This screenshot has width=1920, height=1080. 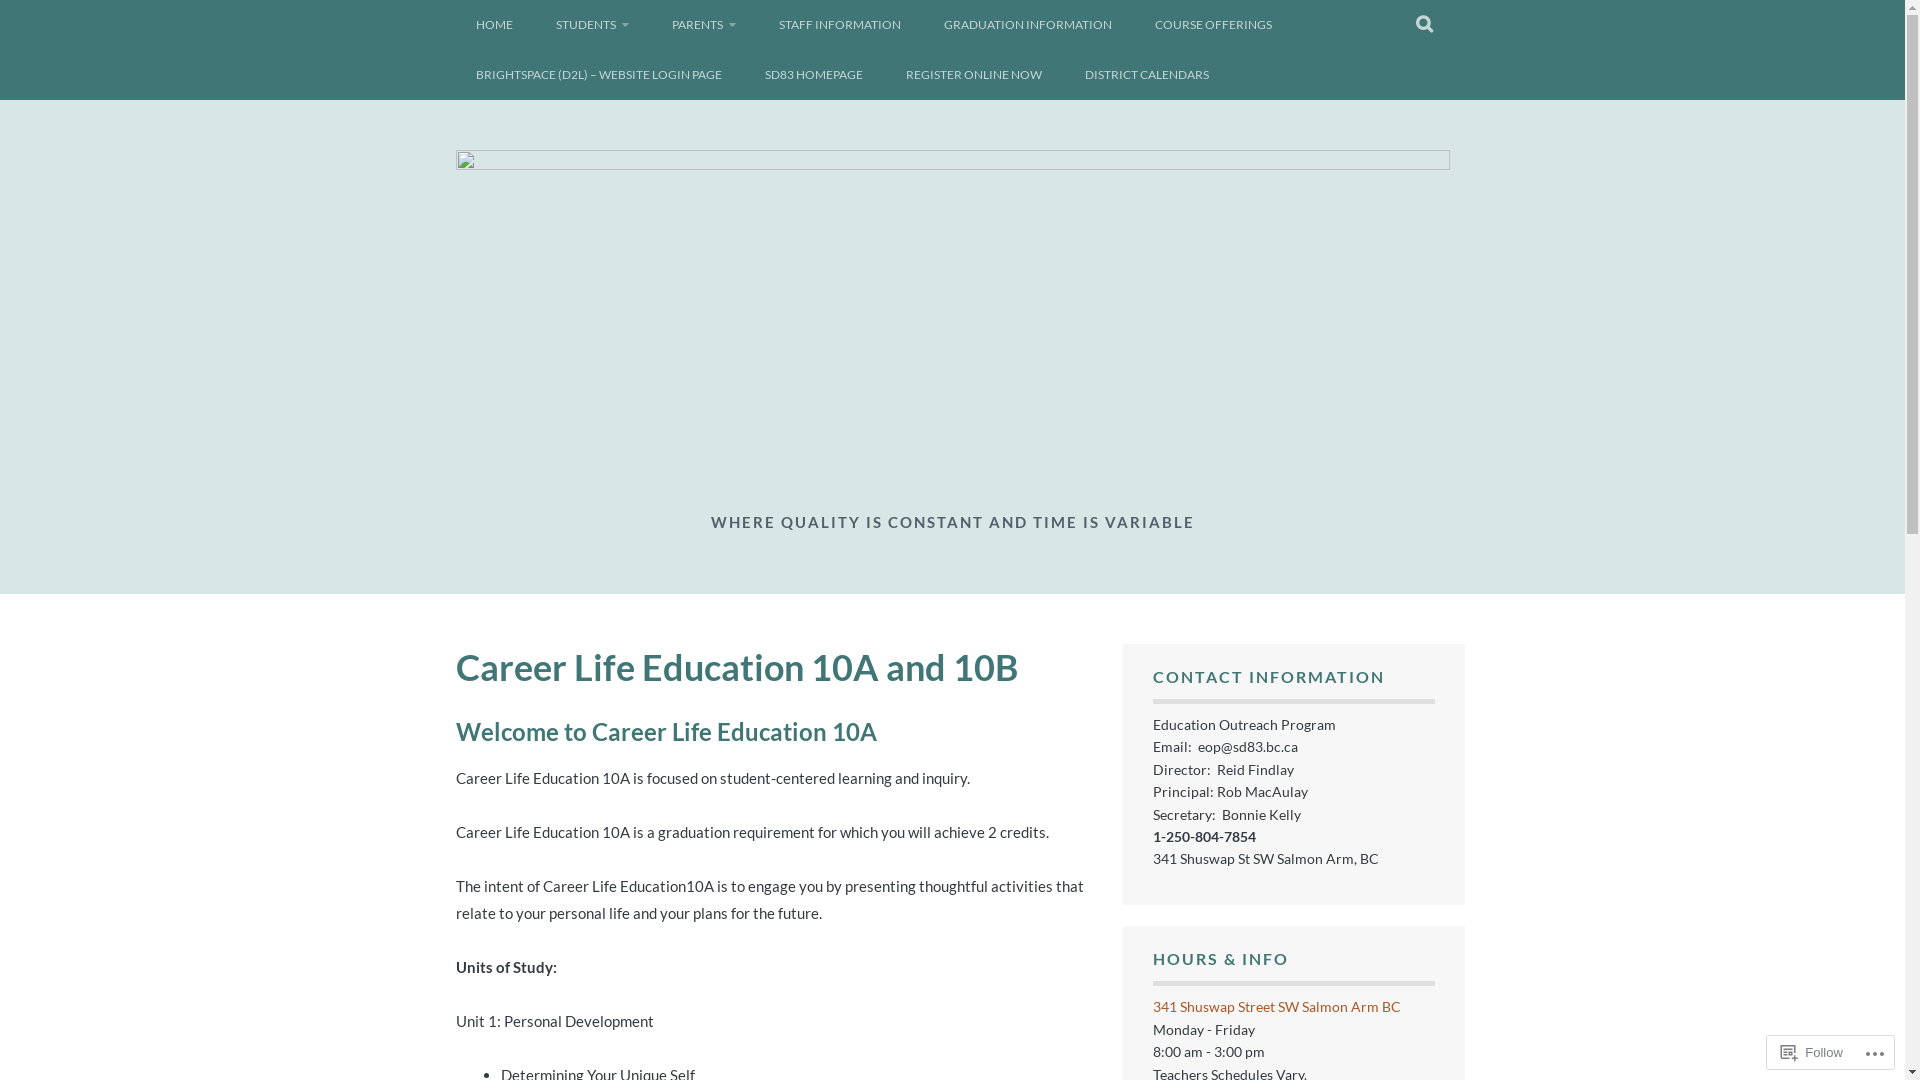 I want to click on 'SD83 HOMEPAGE', so click(x=812, y=73).